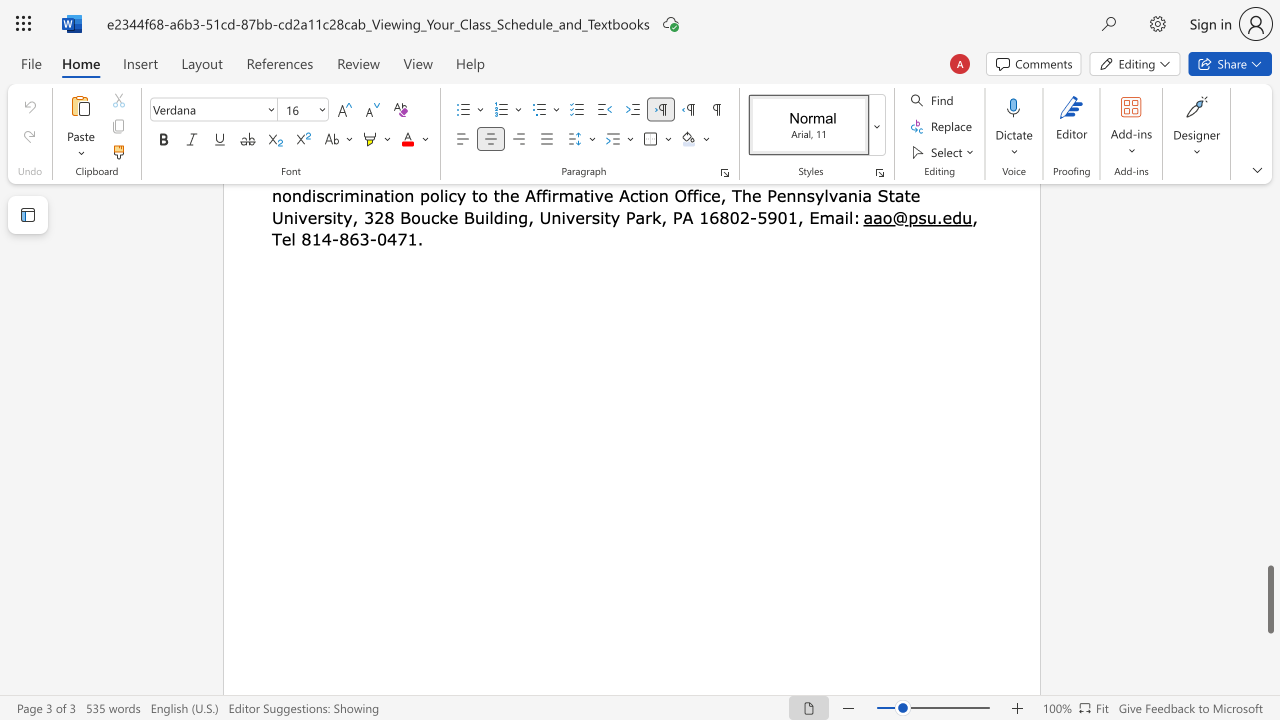  What do you see at coordinates (1269, 408) in the screenshot?
I see `the scrollbar to scroll upward` at bounding box center [1269, 408].